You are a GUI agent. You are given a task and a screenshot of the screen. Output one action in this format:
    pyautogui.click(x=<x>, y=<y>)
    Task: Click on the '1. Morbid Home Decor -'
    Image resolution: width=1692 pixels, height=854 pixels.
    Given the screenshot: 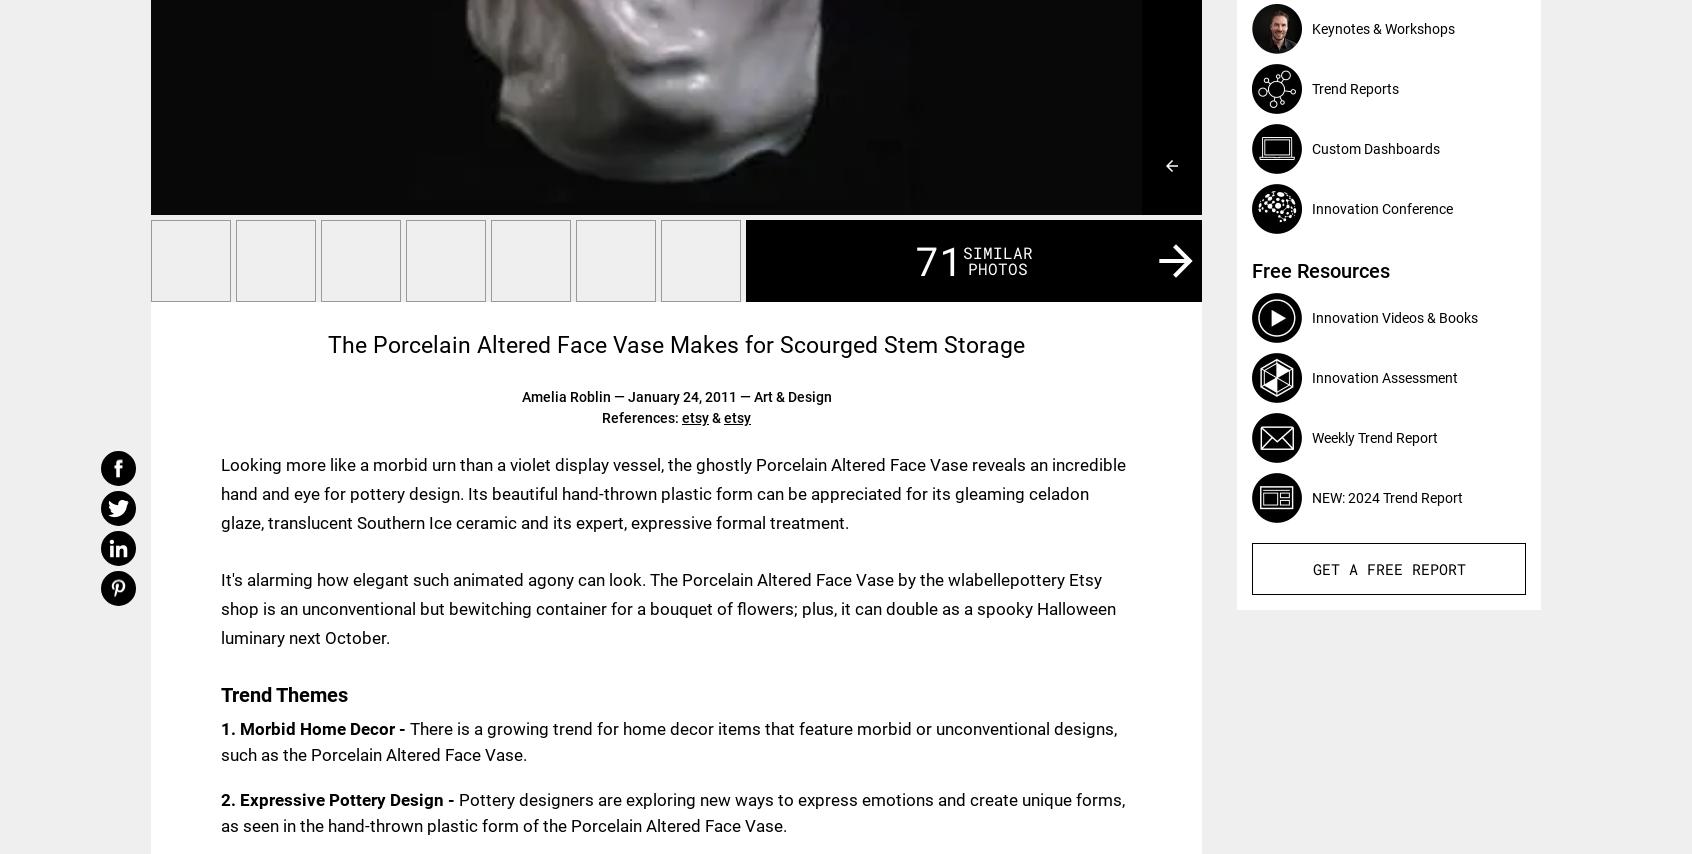 What is the action you would take?
    pyautogui.click(x=314, y=728)
    